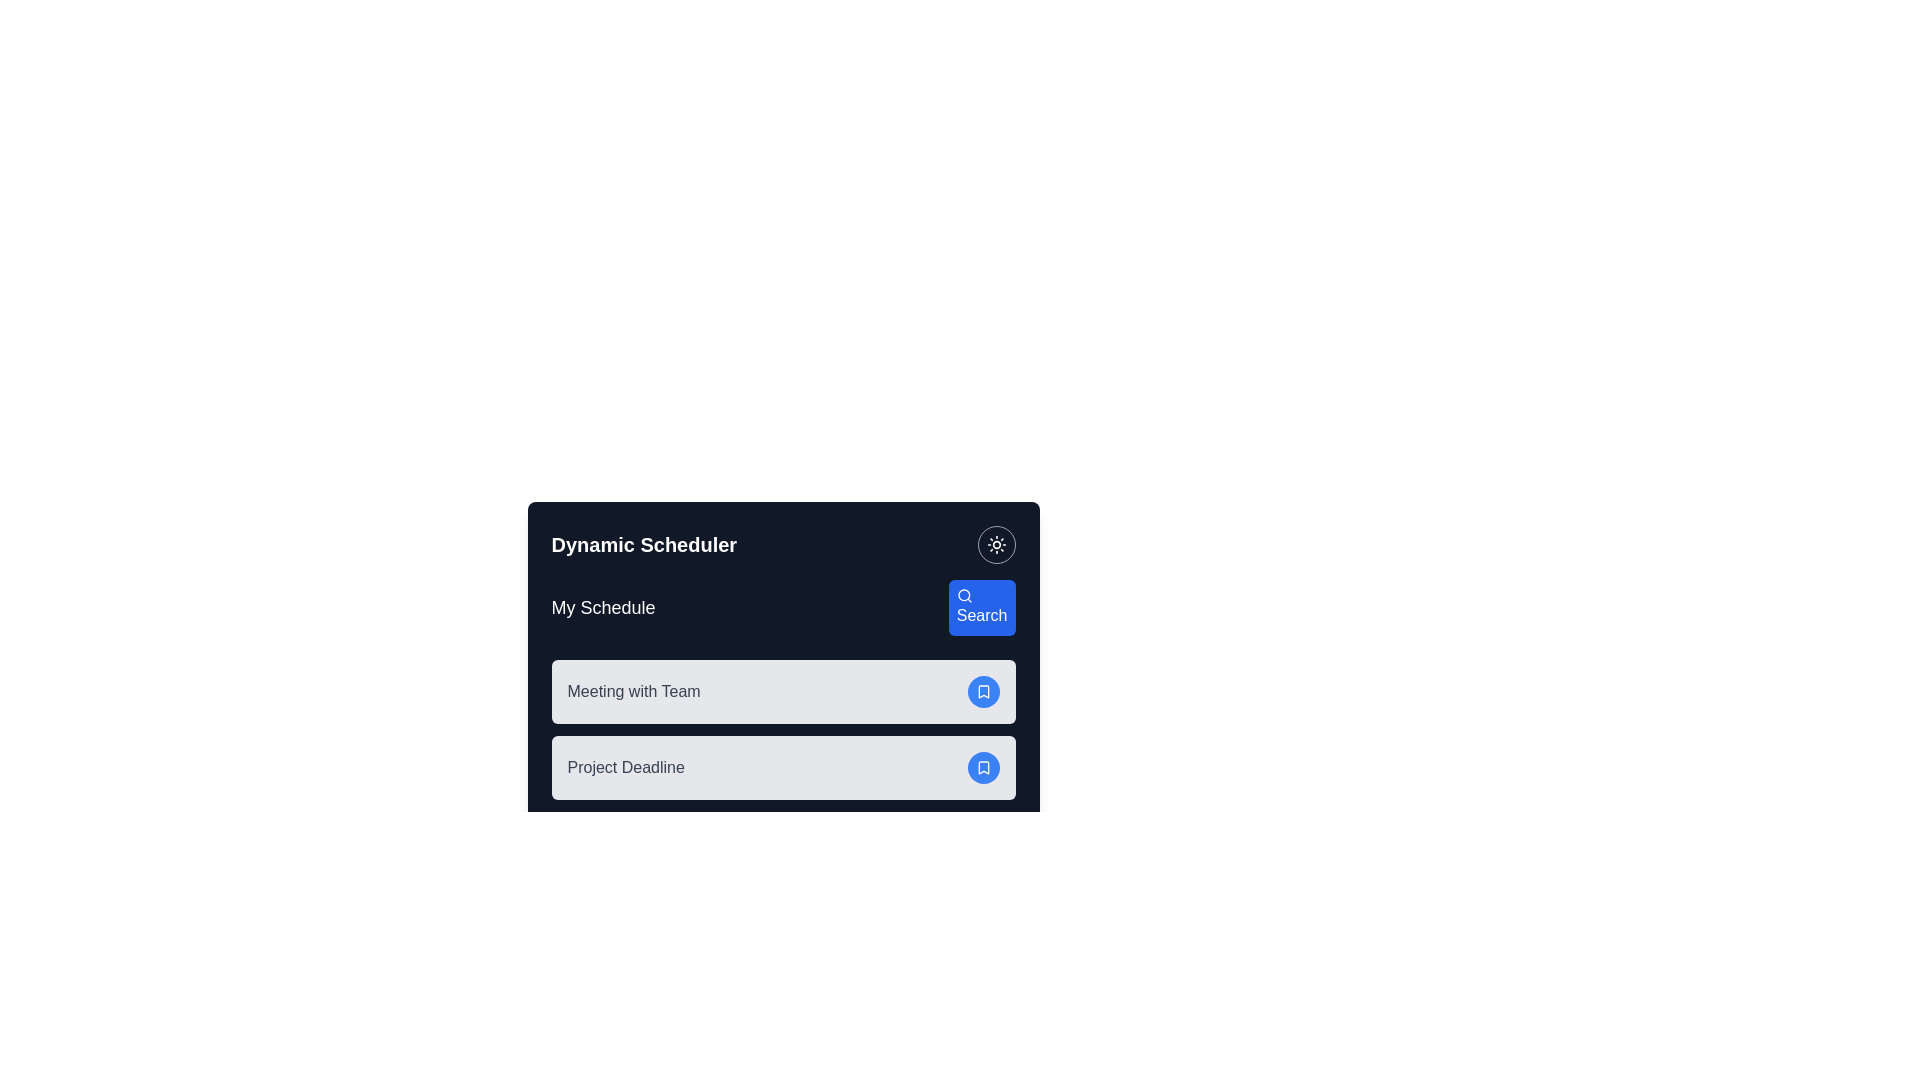  Describe the element at coordinates (964, 595) in the screenshot. I see `the magnifying glass icon within the 'Search' button in the upper right corner of the 'Dynamic Scheduler' interface` at that location.